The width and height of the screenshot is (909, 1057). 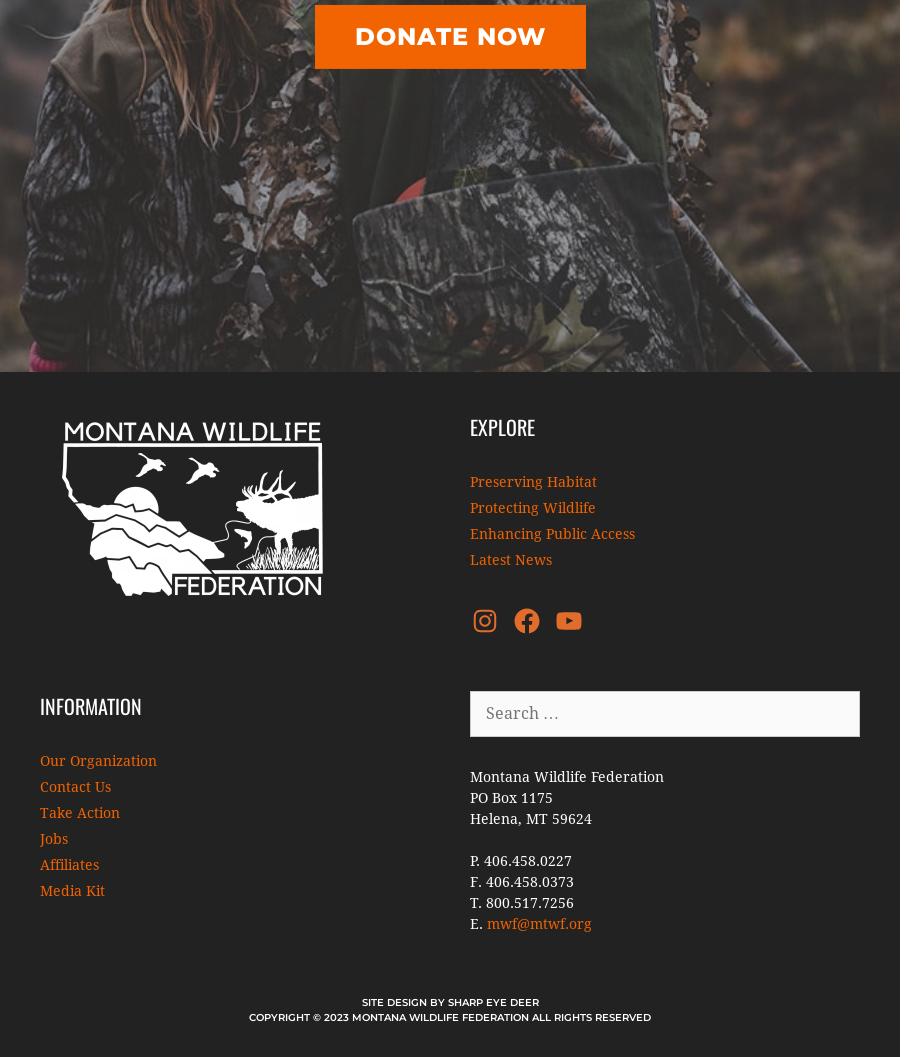 I want to click on 'Take Action', so click(x=78, y=813).